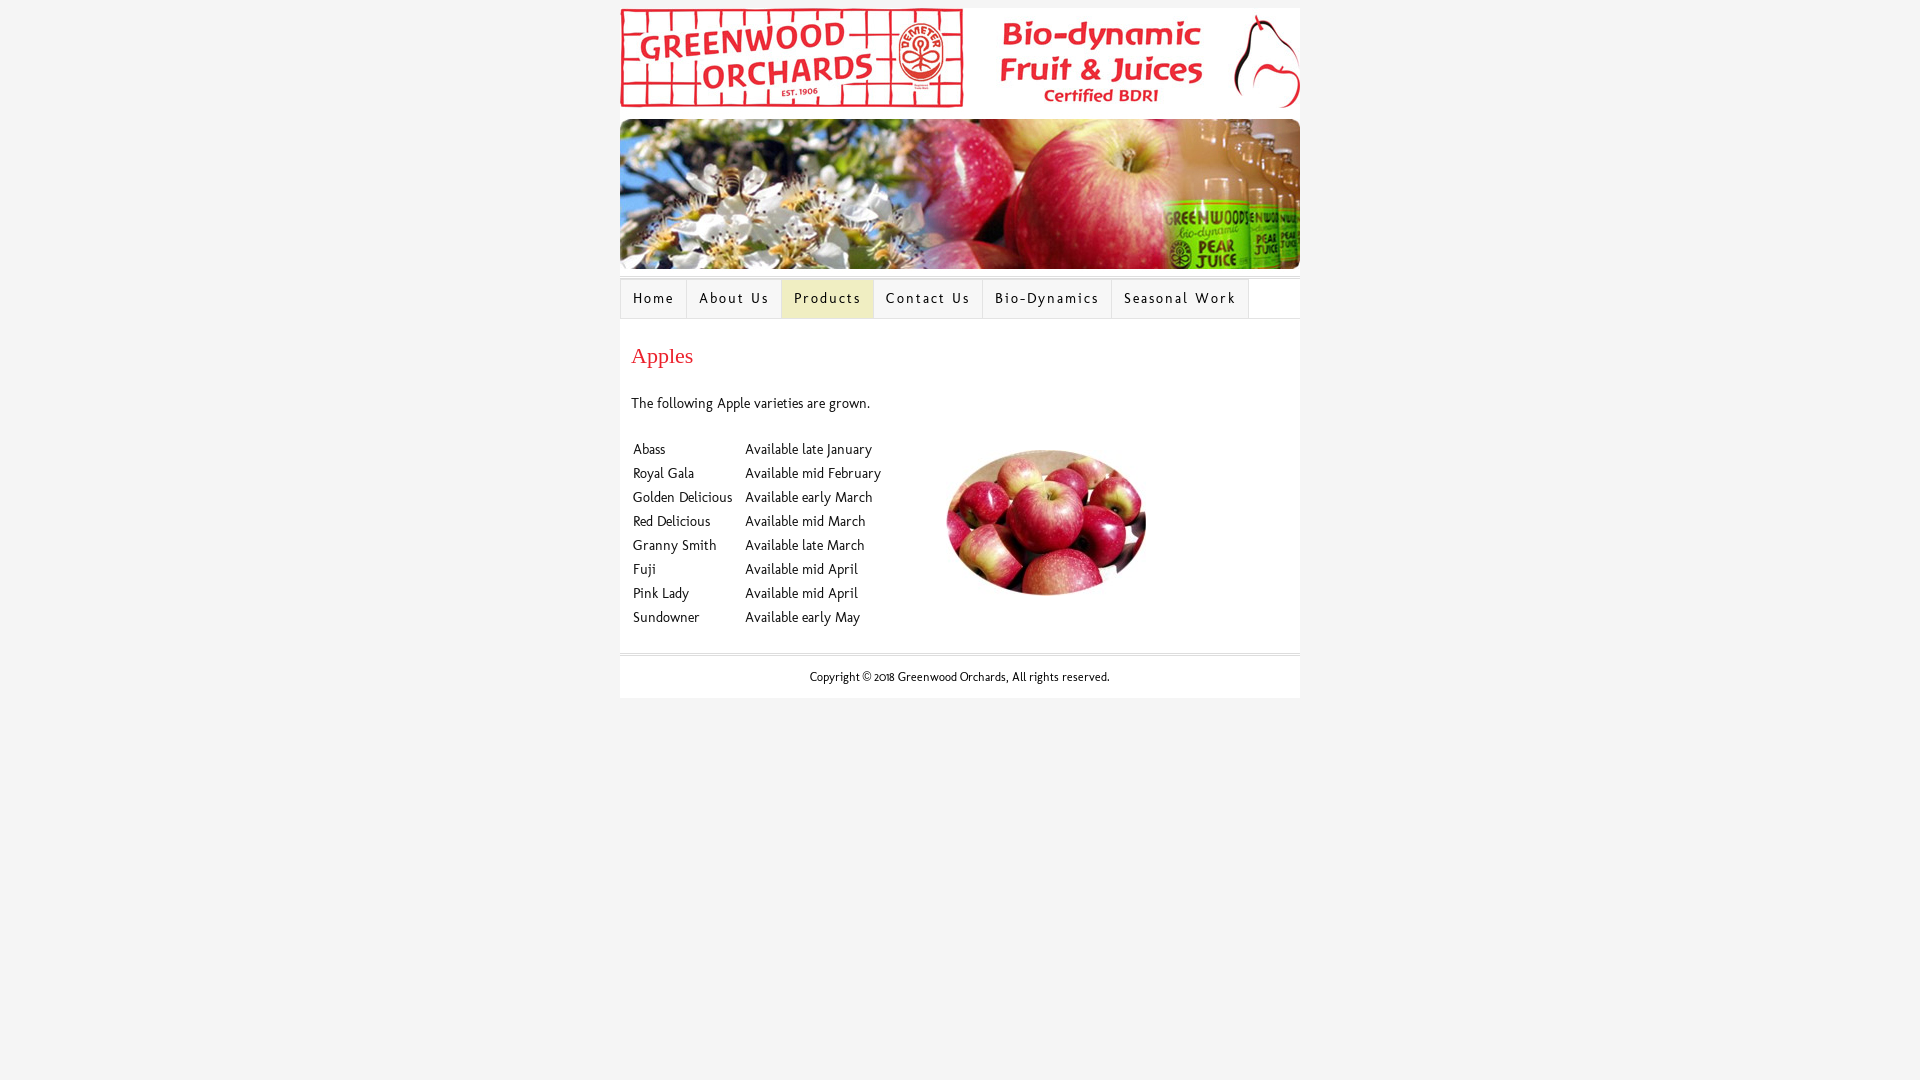  I want to click on 'Contact Us', so click(927, 299).